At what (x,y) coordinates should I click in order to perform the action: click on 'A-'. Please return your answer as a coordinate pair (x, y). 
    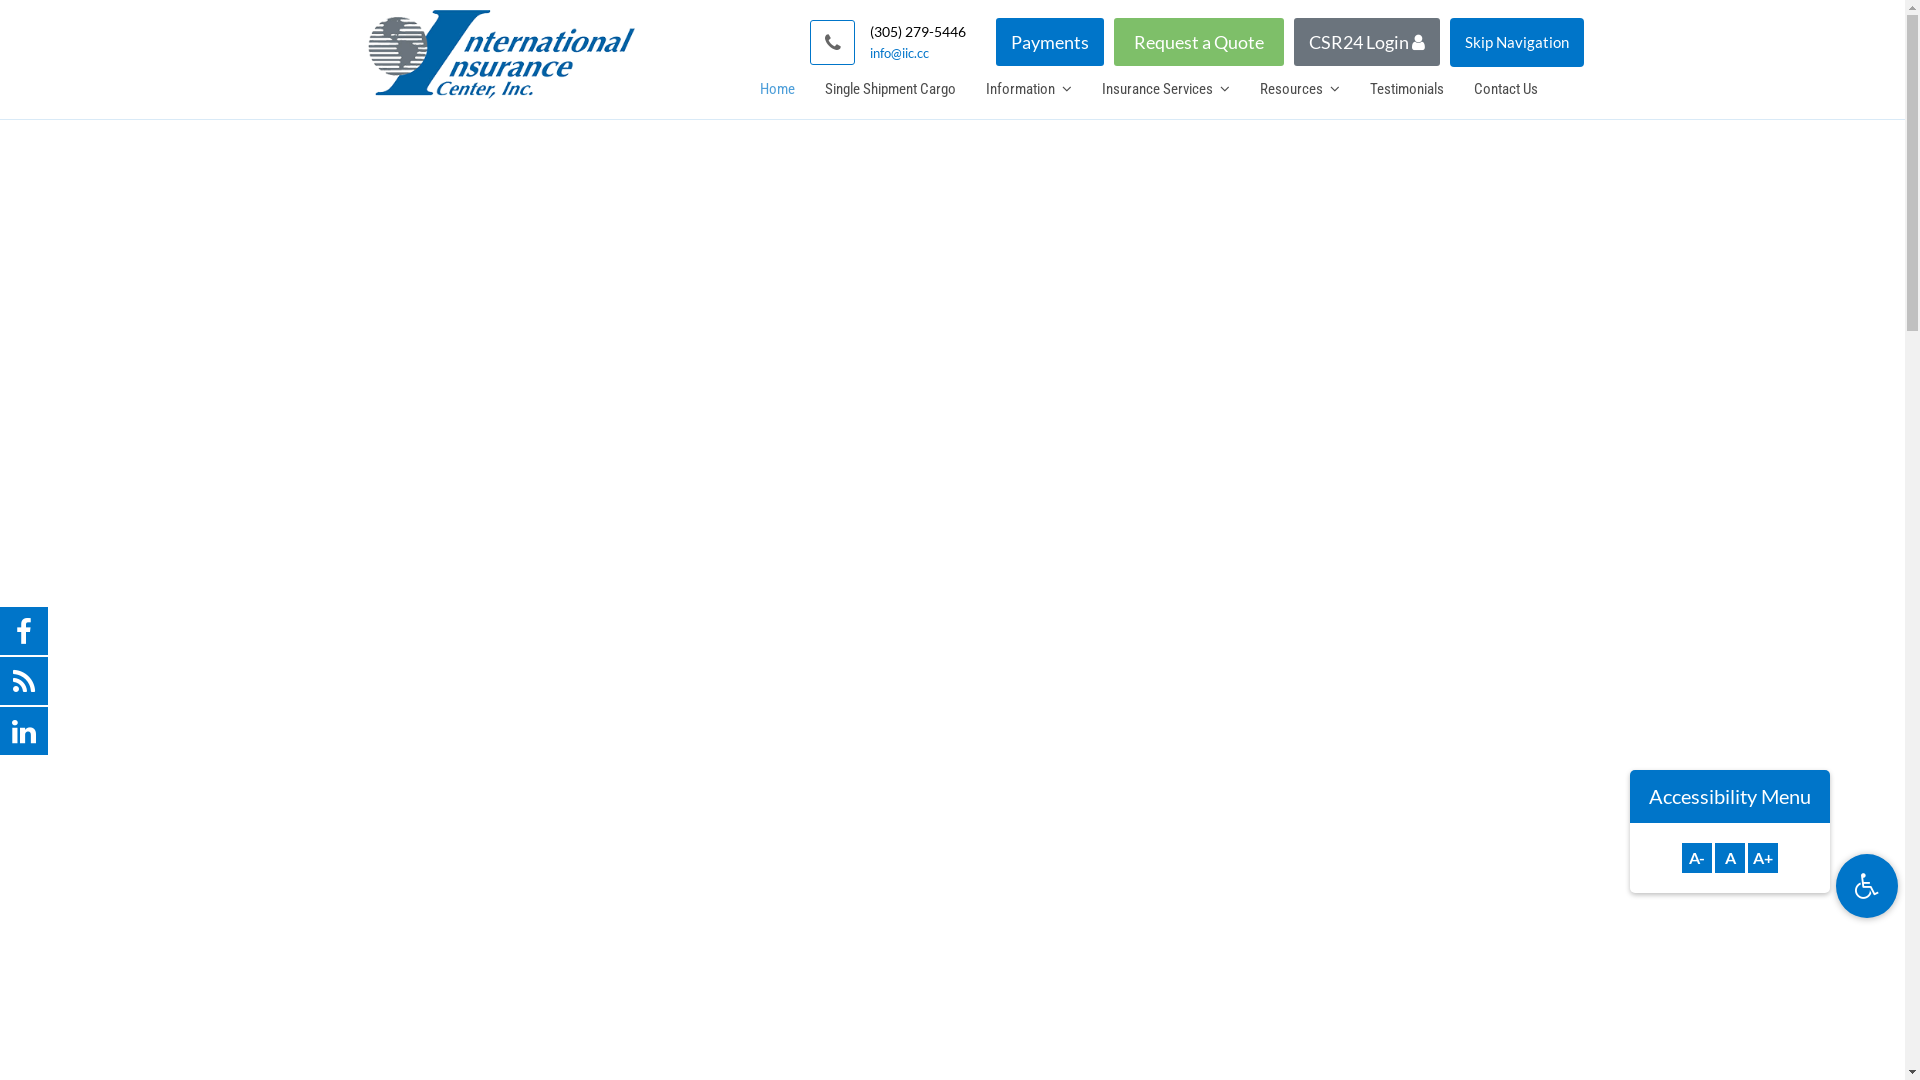
    Looking at the image, I should click on (1696, 856).